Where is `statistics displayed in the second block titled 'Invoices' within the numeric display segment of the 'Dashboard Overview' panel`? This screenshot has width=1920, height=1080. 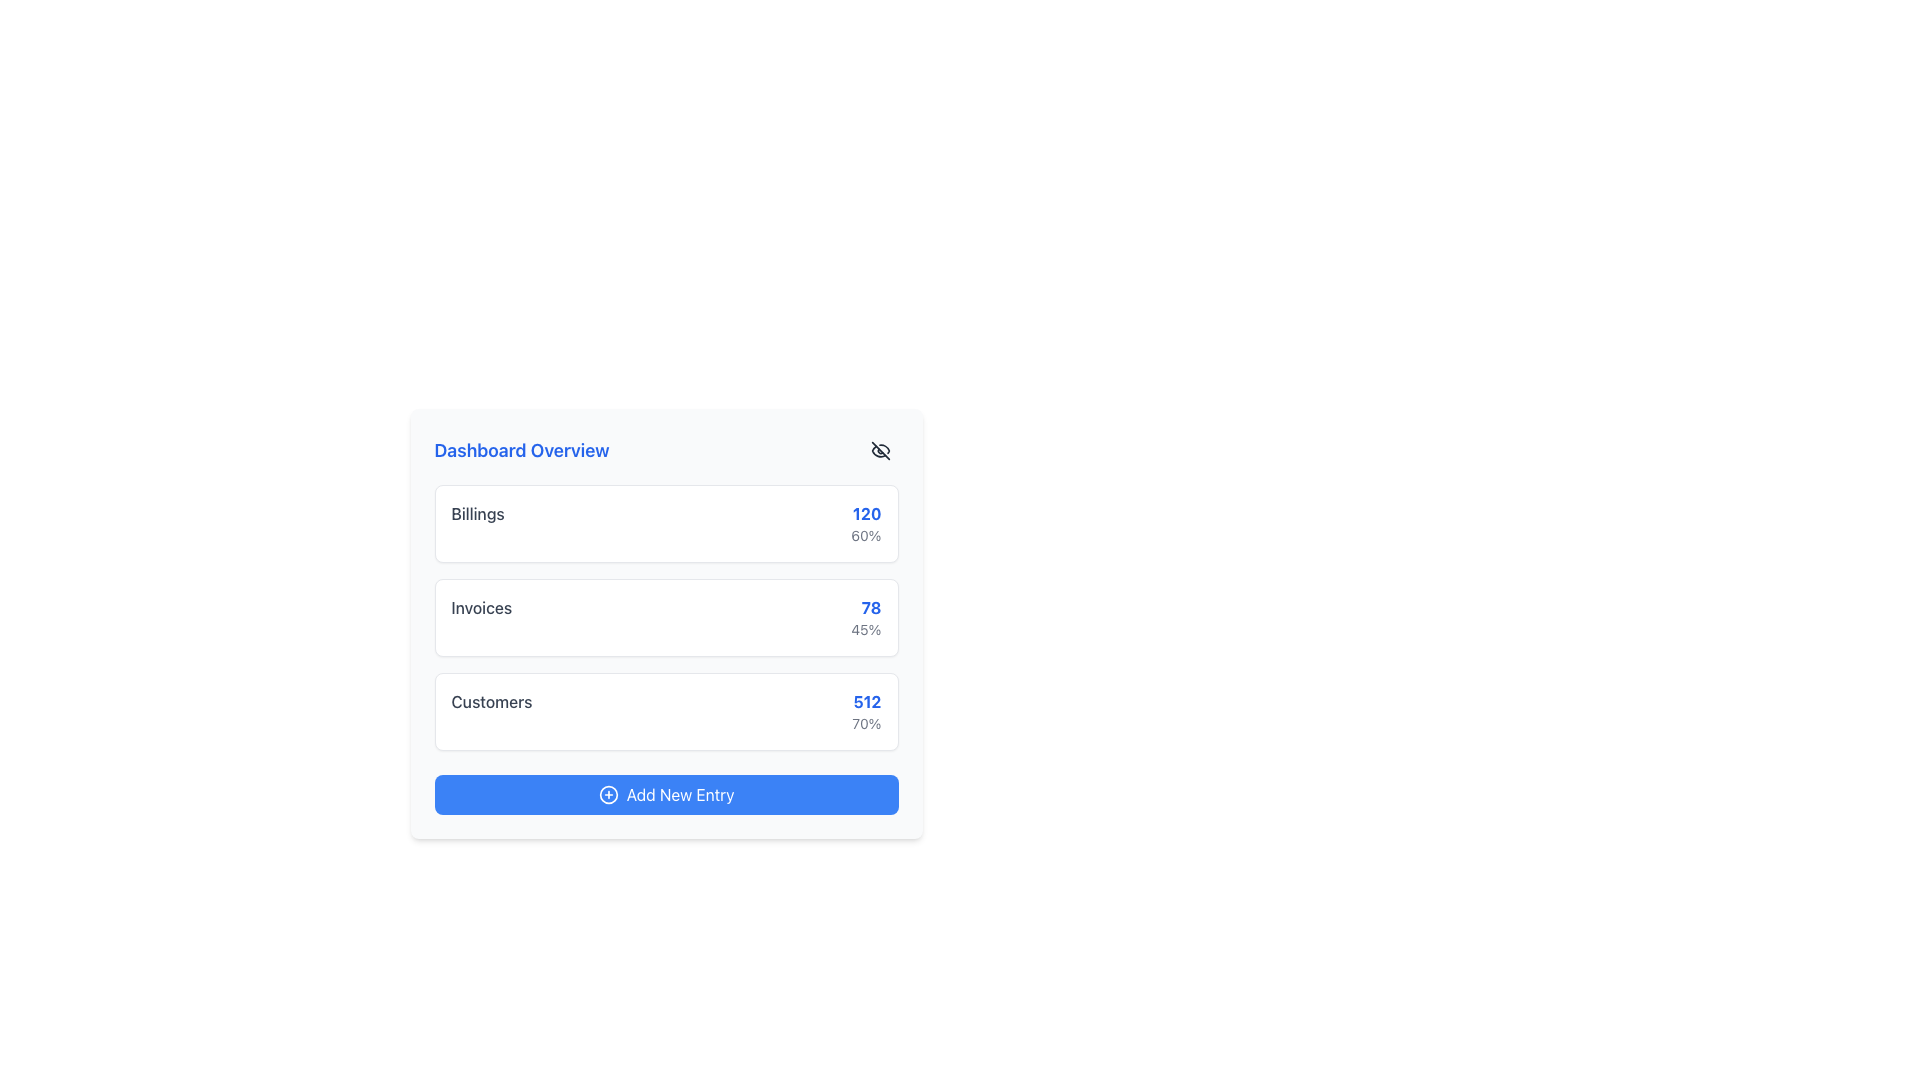 statistics displayed in the second block titled 'Invoices' within the numeric display segment of the 'Dashboard Overview' panel is located at coordinates (666, 616).